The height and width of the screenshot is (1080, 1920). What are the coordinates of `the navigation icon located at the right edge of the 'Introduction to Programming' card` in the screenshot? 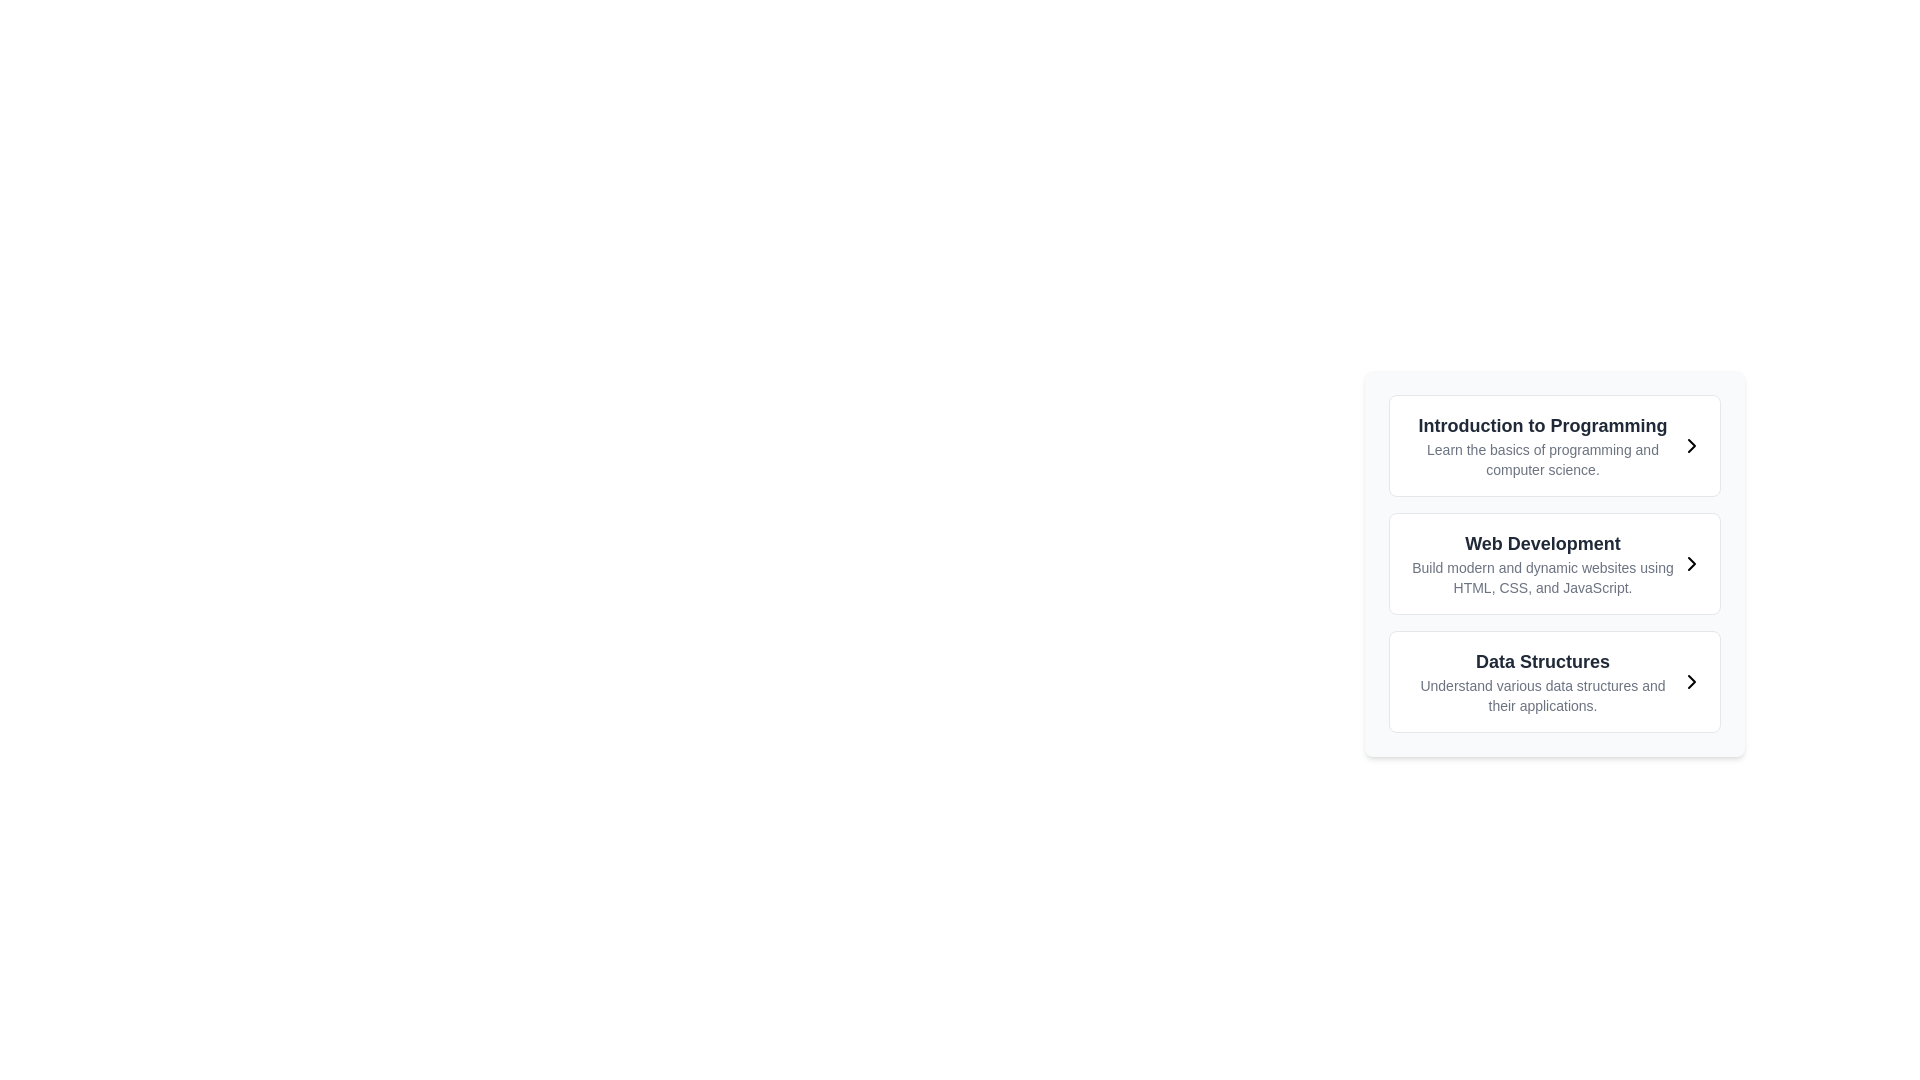 It's located at (1690, 445).